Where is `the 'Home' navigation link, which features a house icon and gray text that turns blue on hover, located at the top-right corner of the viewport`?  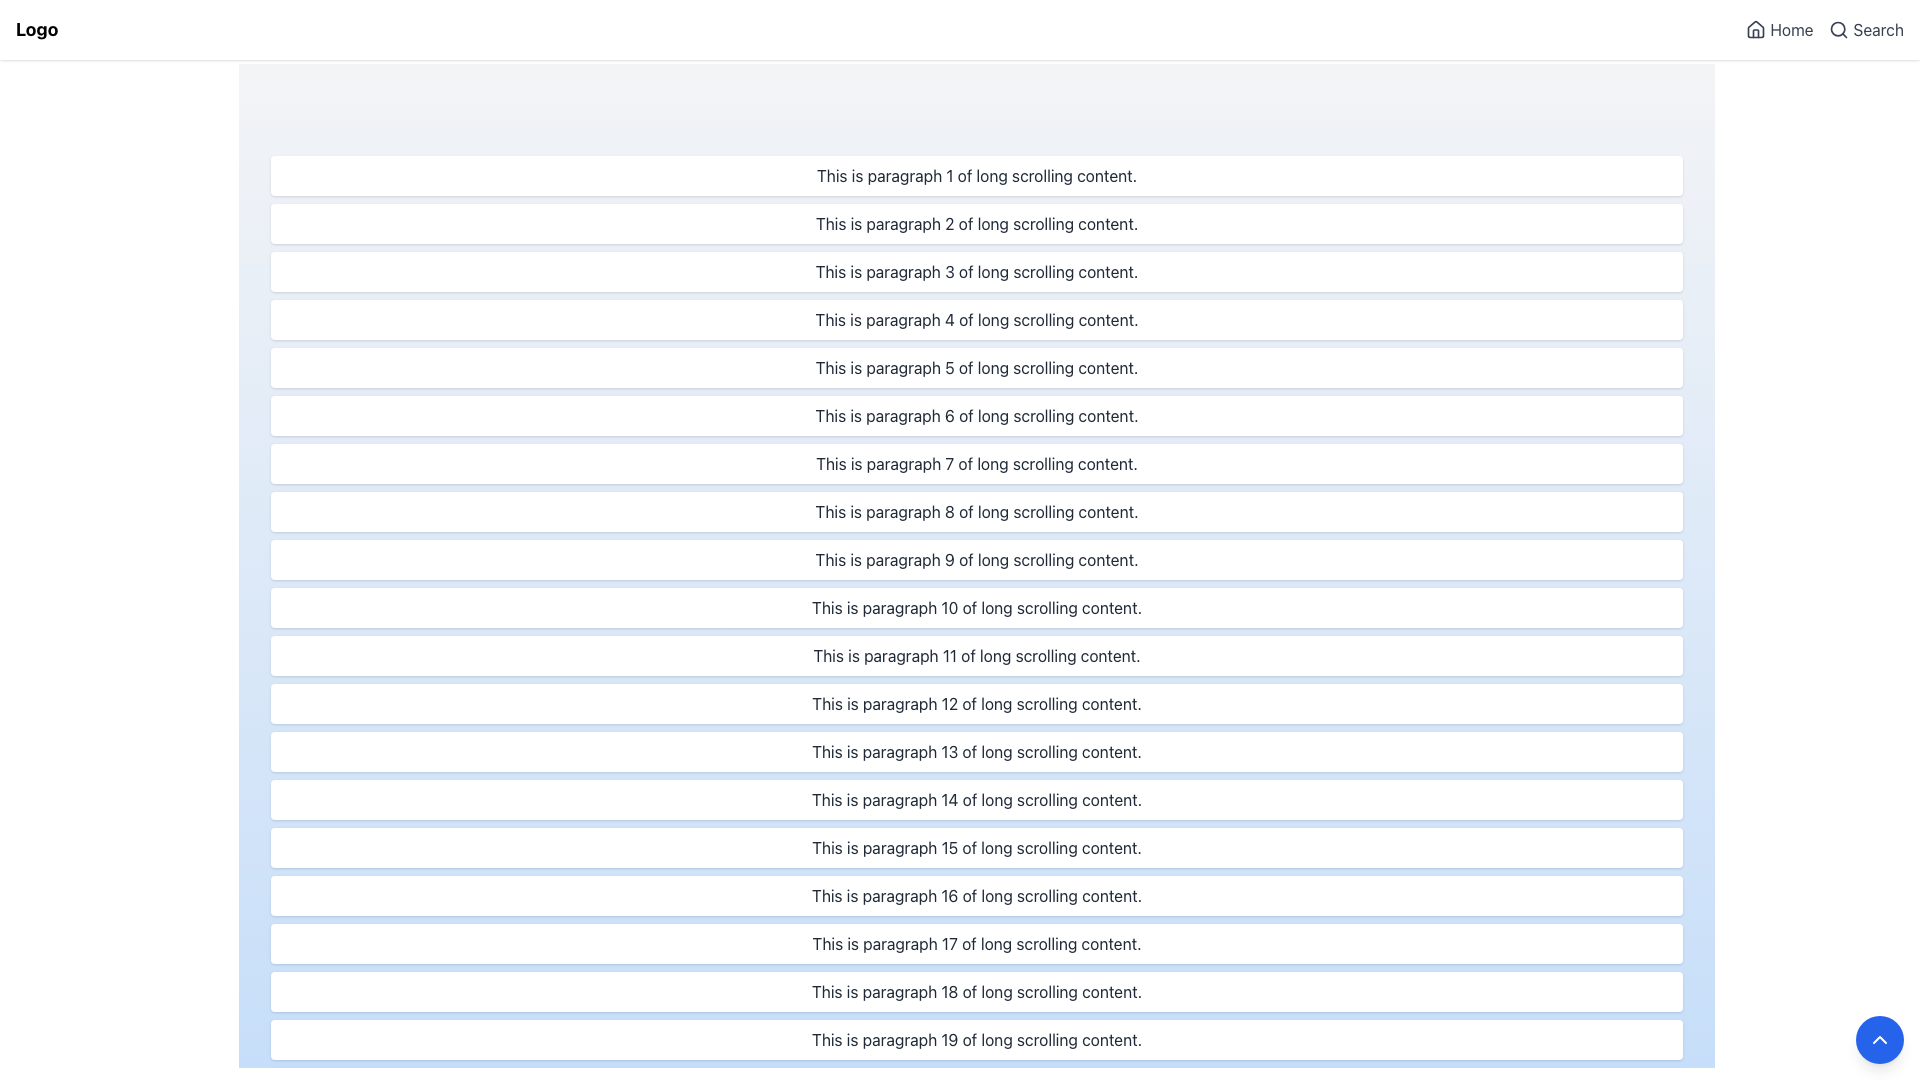 the 'Home' navigation link, which features a house icon and gray text that turns blue on hover, located at the top-right corner of the viewport is located at coordinates (1779, 30).